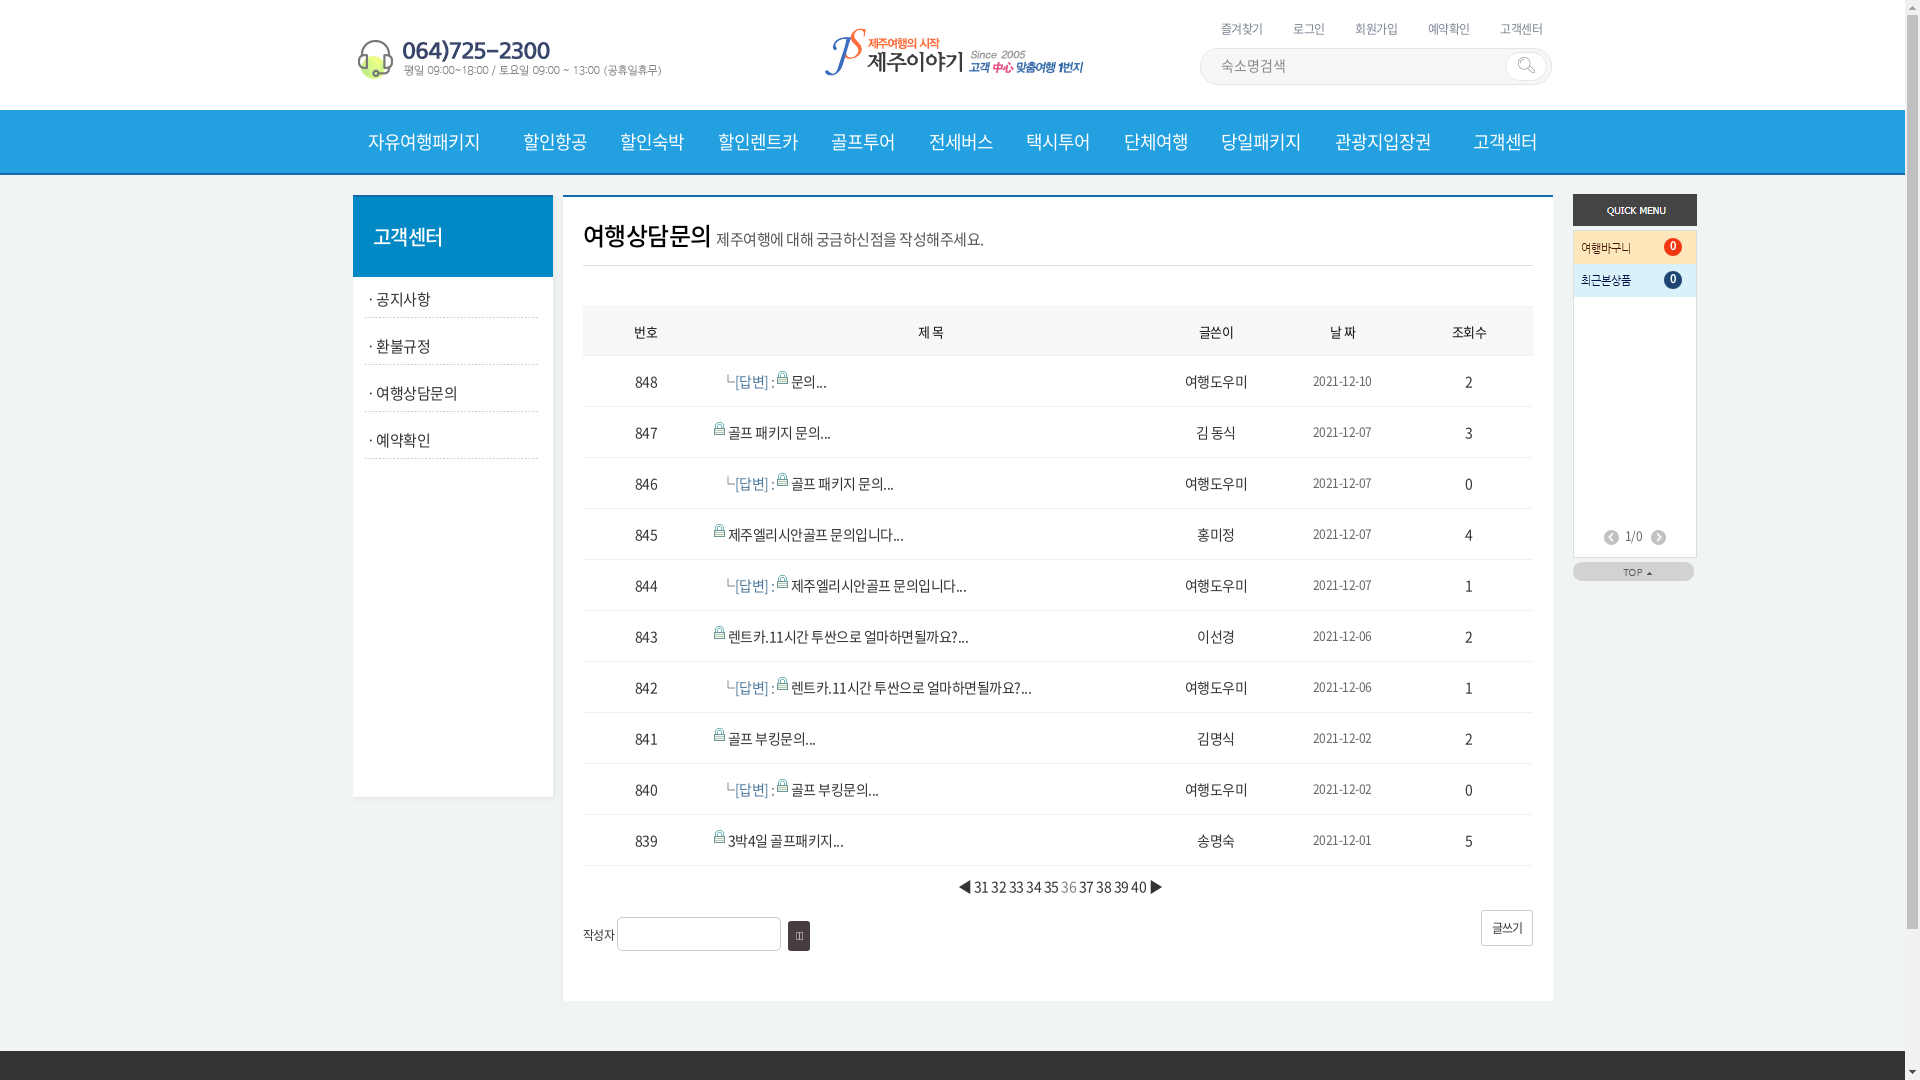 This screenshot has height=1080, width=1920. I want to click on '40', so click(1131, 885).